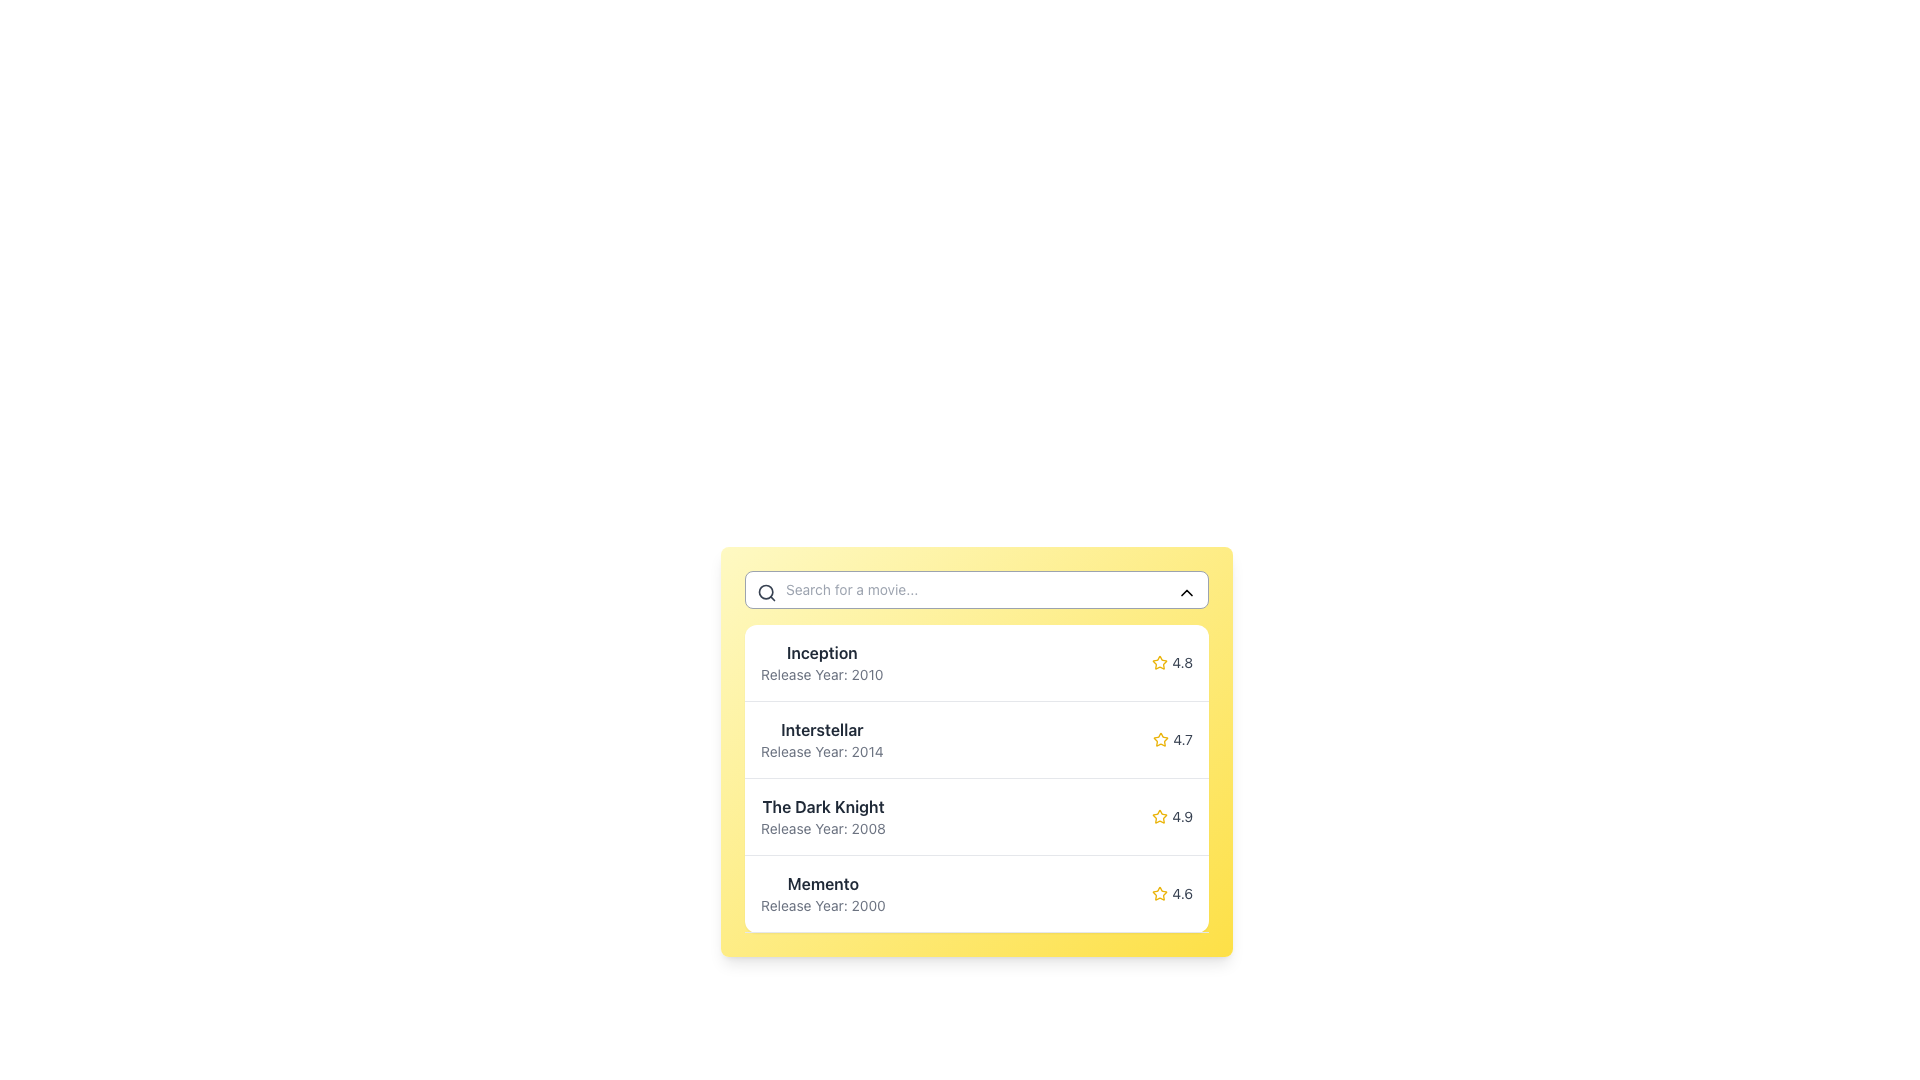 The image size is (1920, 1080). I want to click on the second row in the movie list displaying the title 'Interstellar', so click(977, 740).